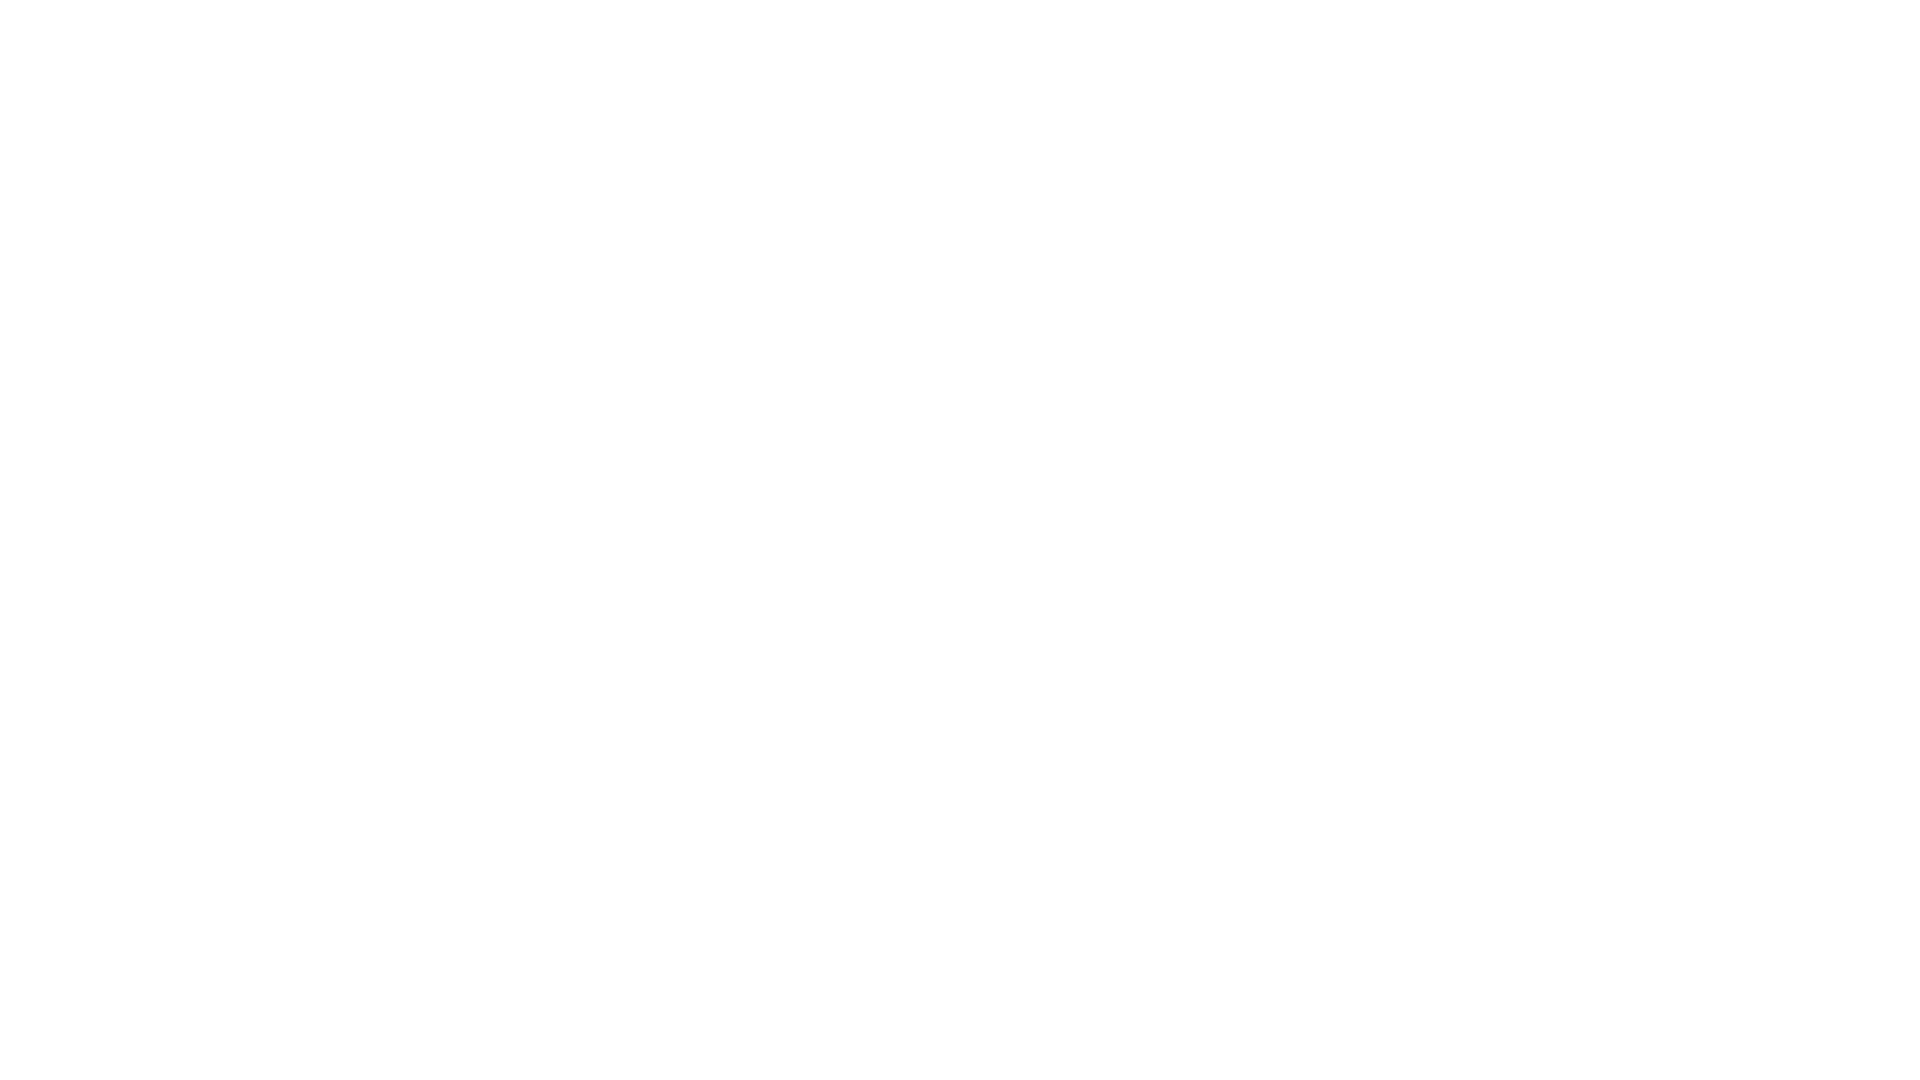  What do you see at coordinates (960, 366) in the screenshot?
I see `Fixed Assets Tracking & Management` at bounding box center [960, 366].